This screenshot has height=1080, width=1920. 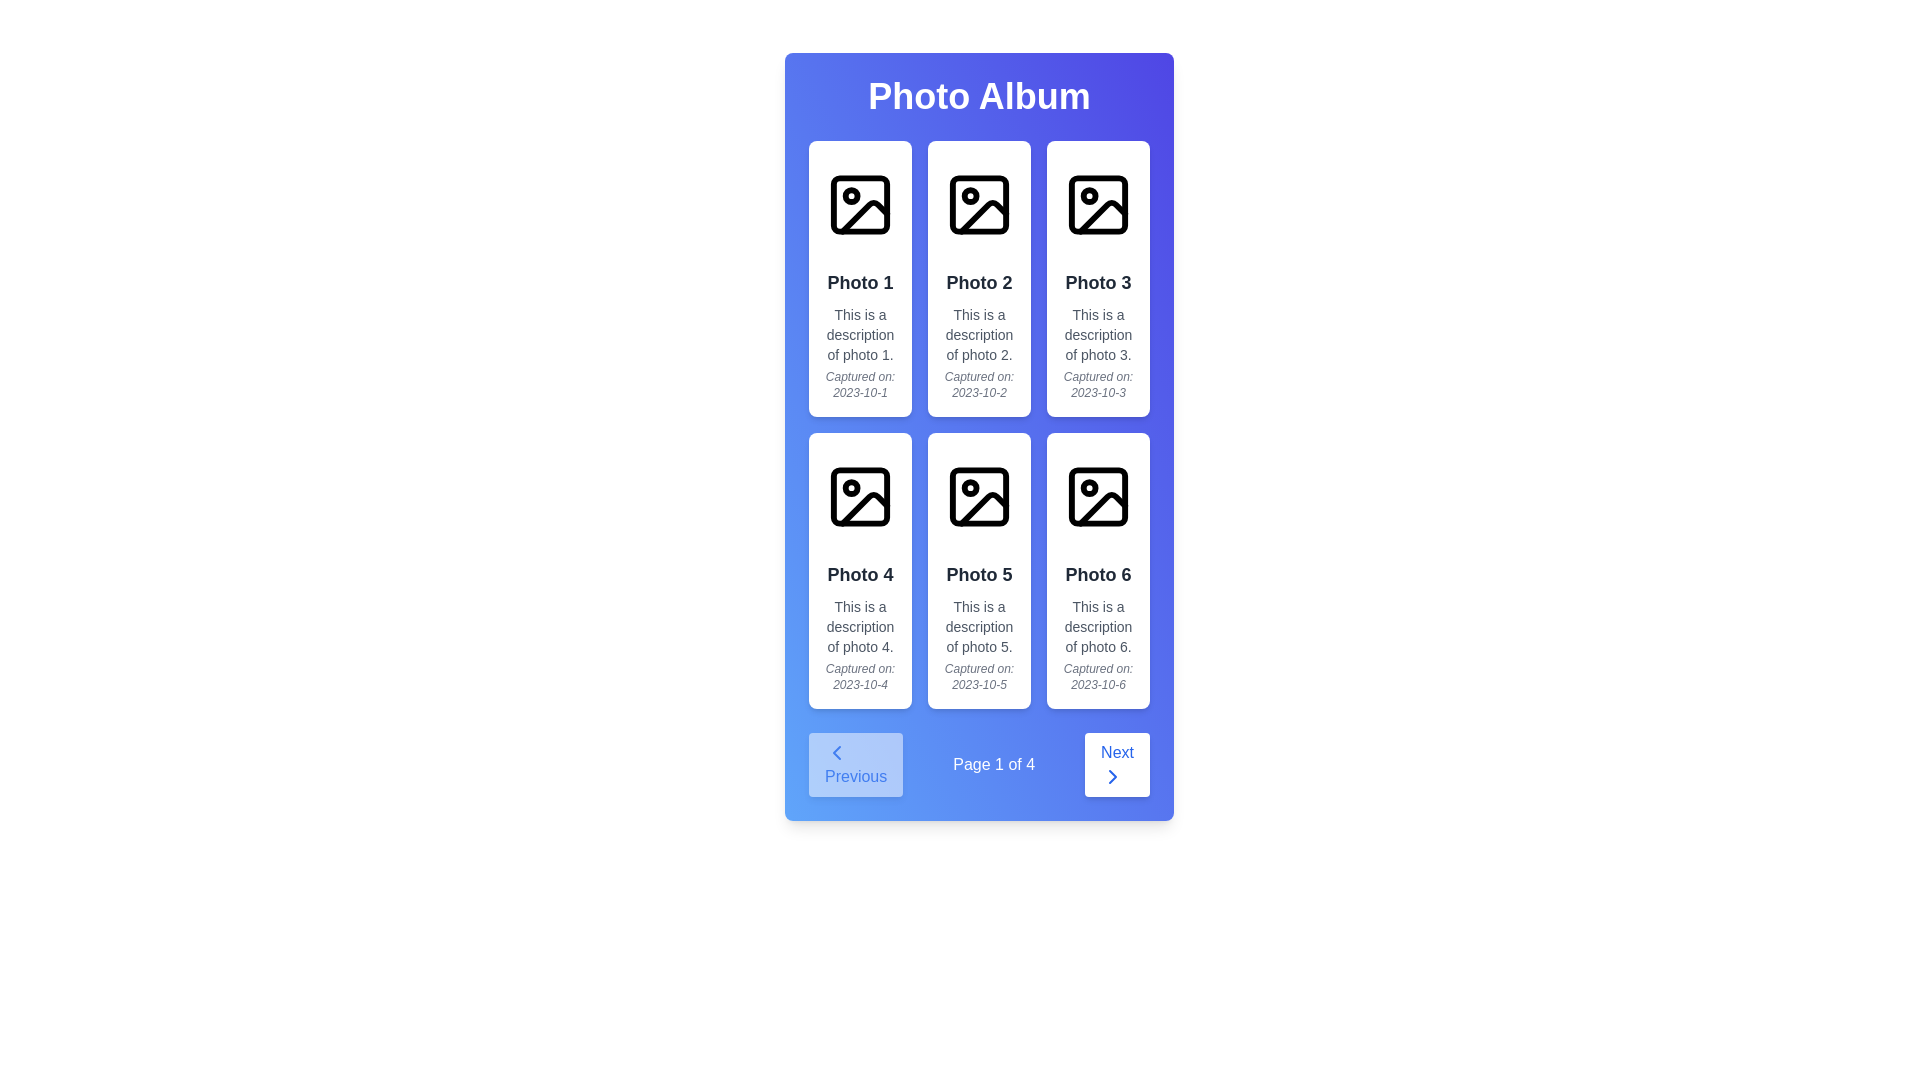 I want to click on the informational text label providing the timestamp or metadata for 'Photo 6', positioned below its description, so click(x=1097, y=676).